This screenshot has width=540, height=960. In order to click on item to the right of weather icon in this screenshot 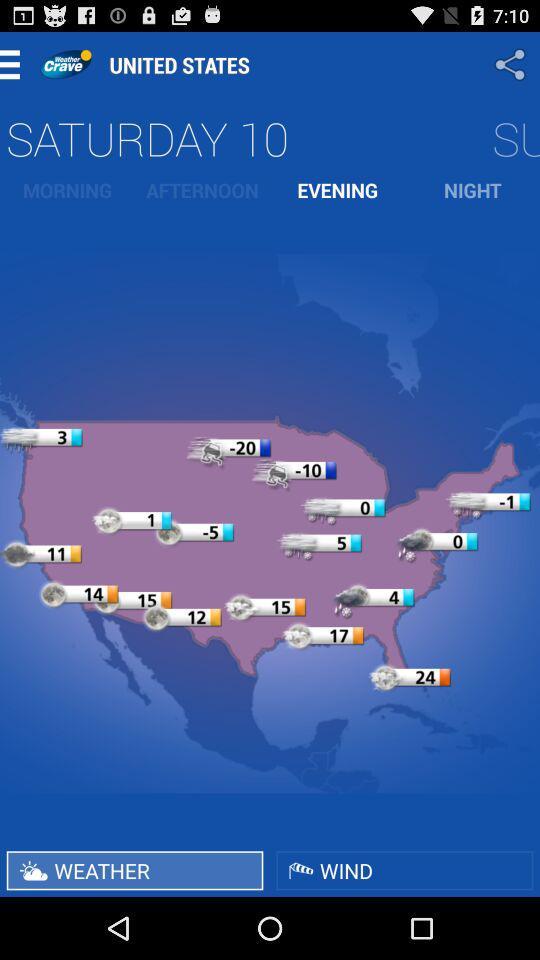, I will do `click(404, 869)`.